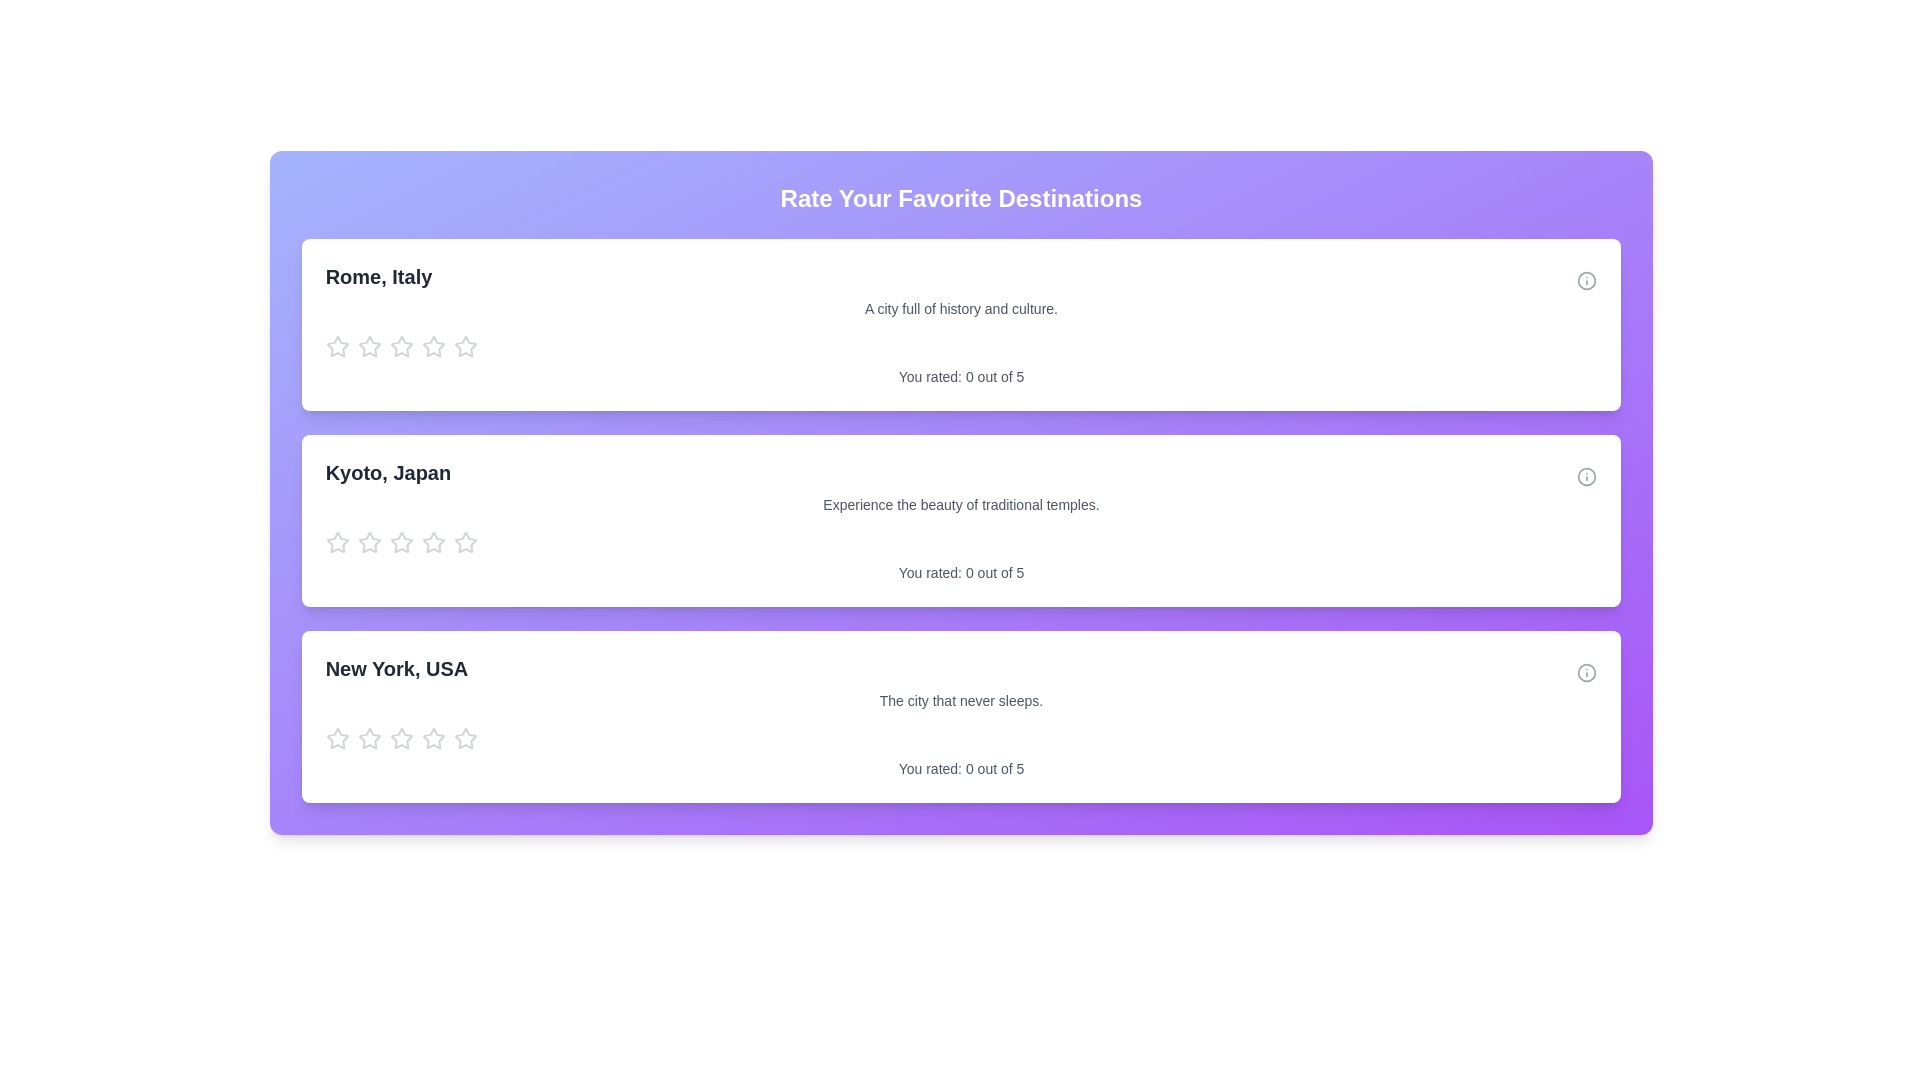 This screenshot has height=1080, width=1920. What do you see at coordinates (337, 738) in the screenshot?
I see `the first star in the star rating component to rate 'New York, USA' with a 1-star rating` at bounding box center [337, 738].